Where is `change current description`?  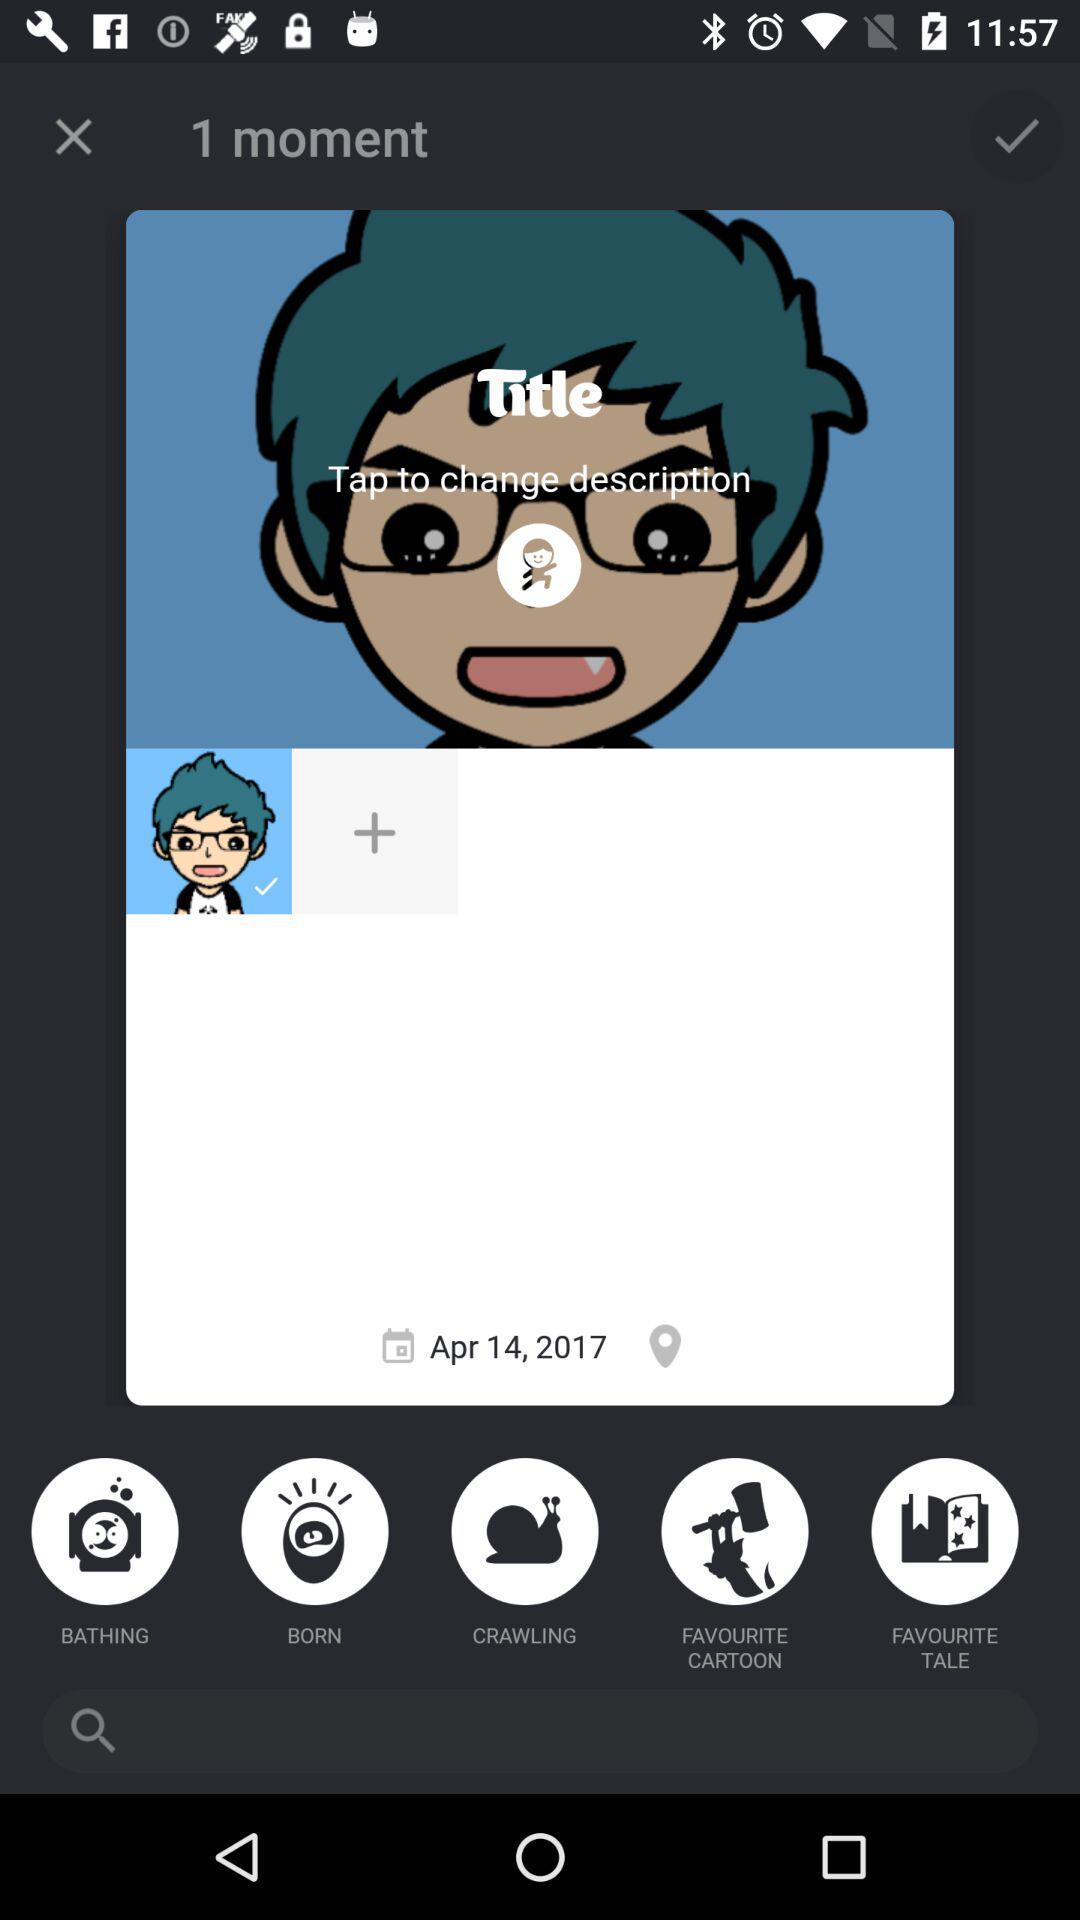 change current description is located at coordinates (538, 476).